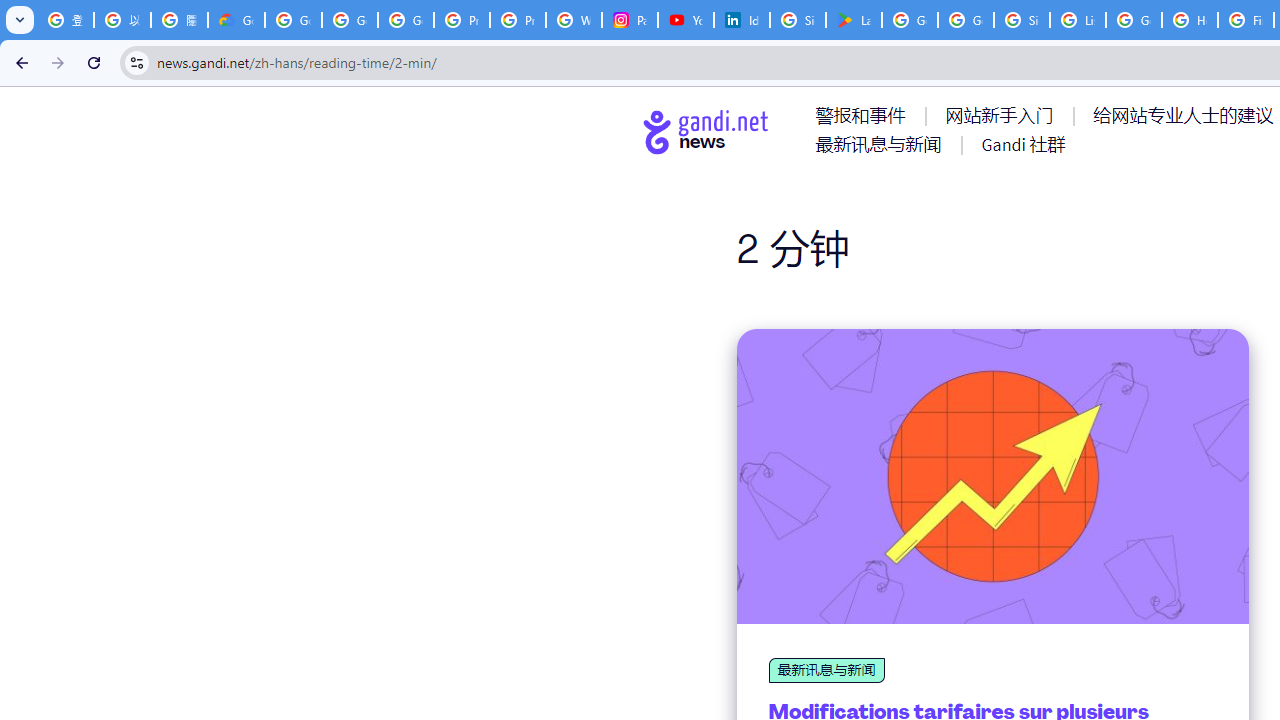 Image resolution: width=1280 pixels, height=720 pixels. What do you see at coordinates (1190, 20) in the screenshot?
I see `'How do I create a new Google Account? - Google Account Help'` at bounding box center [1190, 20].